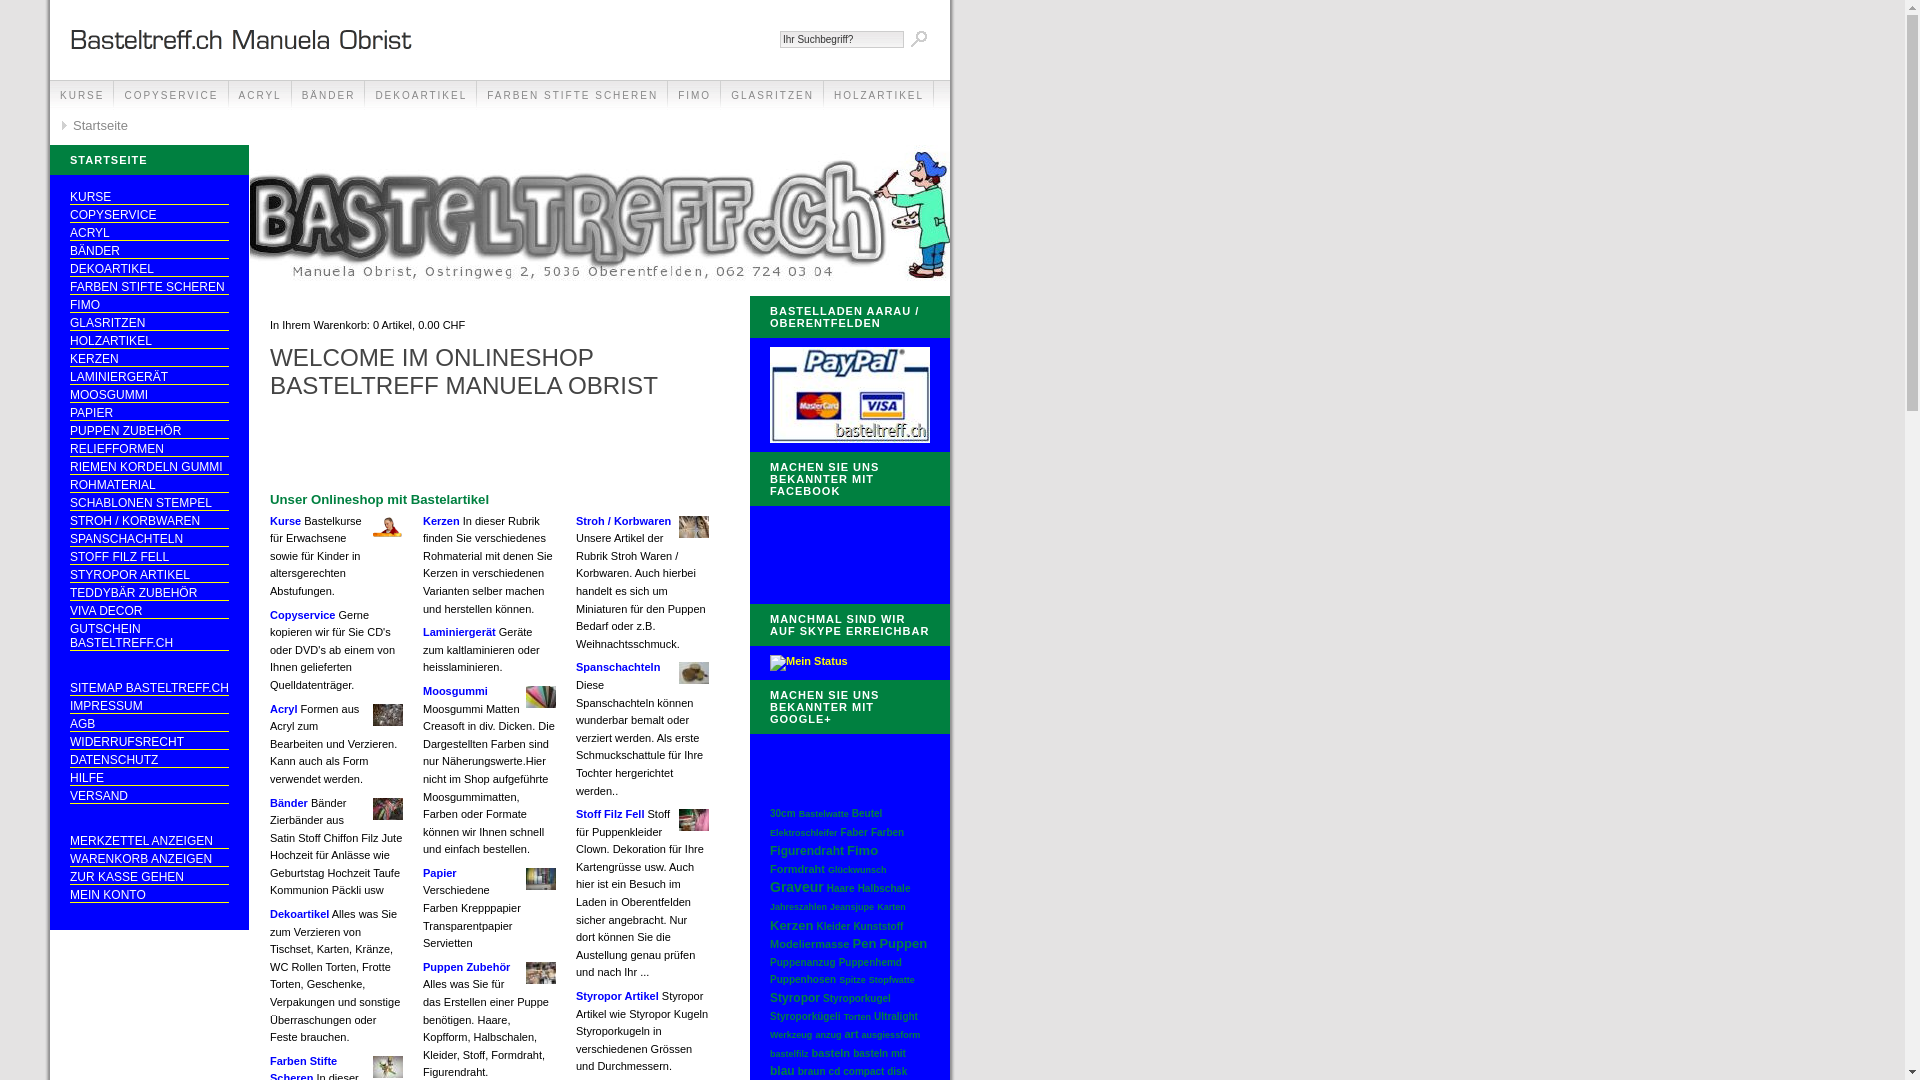  Describe the element at coordinates (824, 813) in the screenshot. I see `'Bastelwatte'` at that location.